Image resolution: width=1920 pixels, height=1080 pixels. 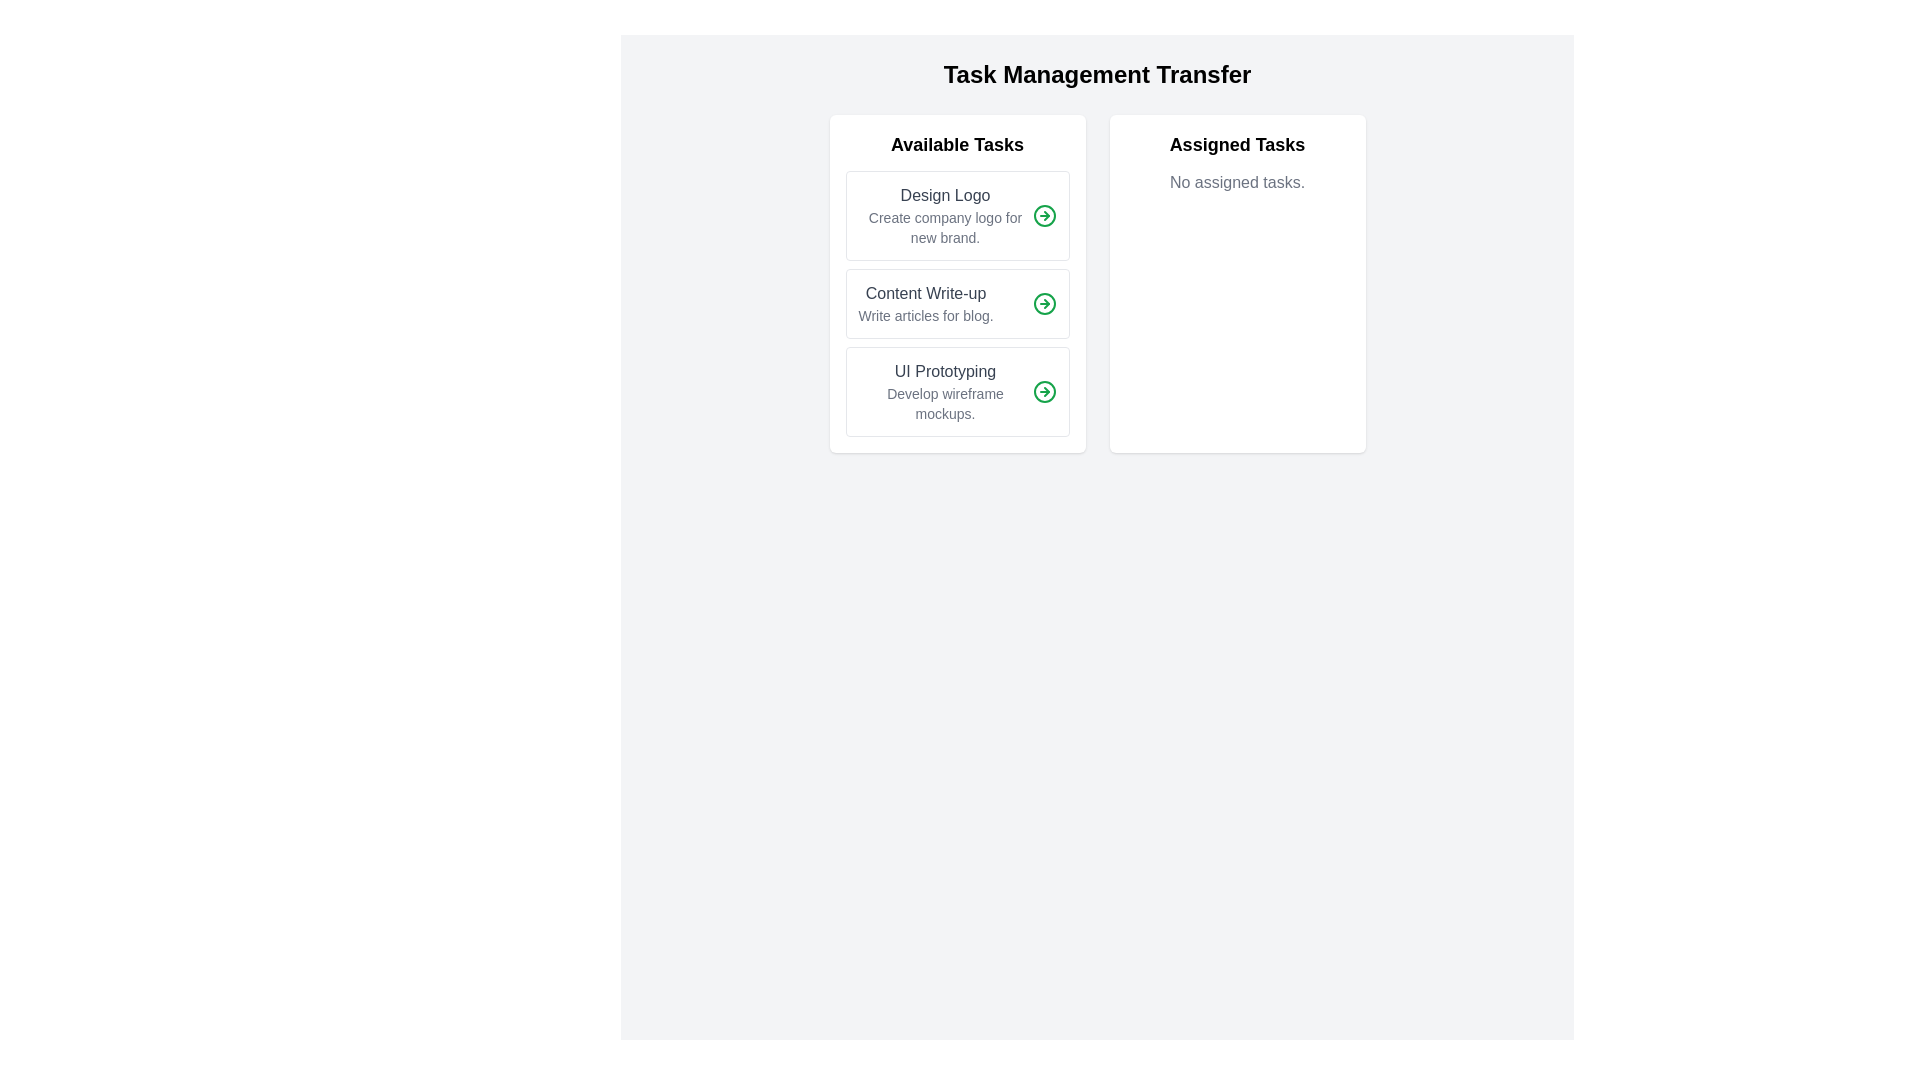 I want to click on the 'Content Write-up' task item card located in the 'Available Tasks' column, so click(x=956, y=284).